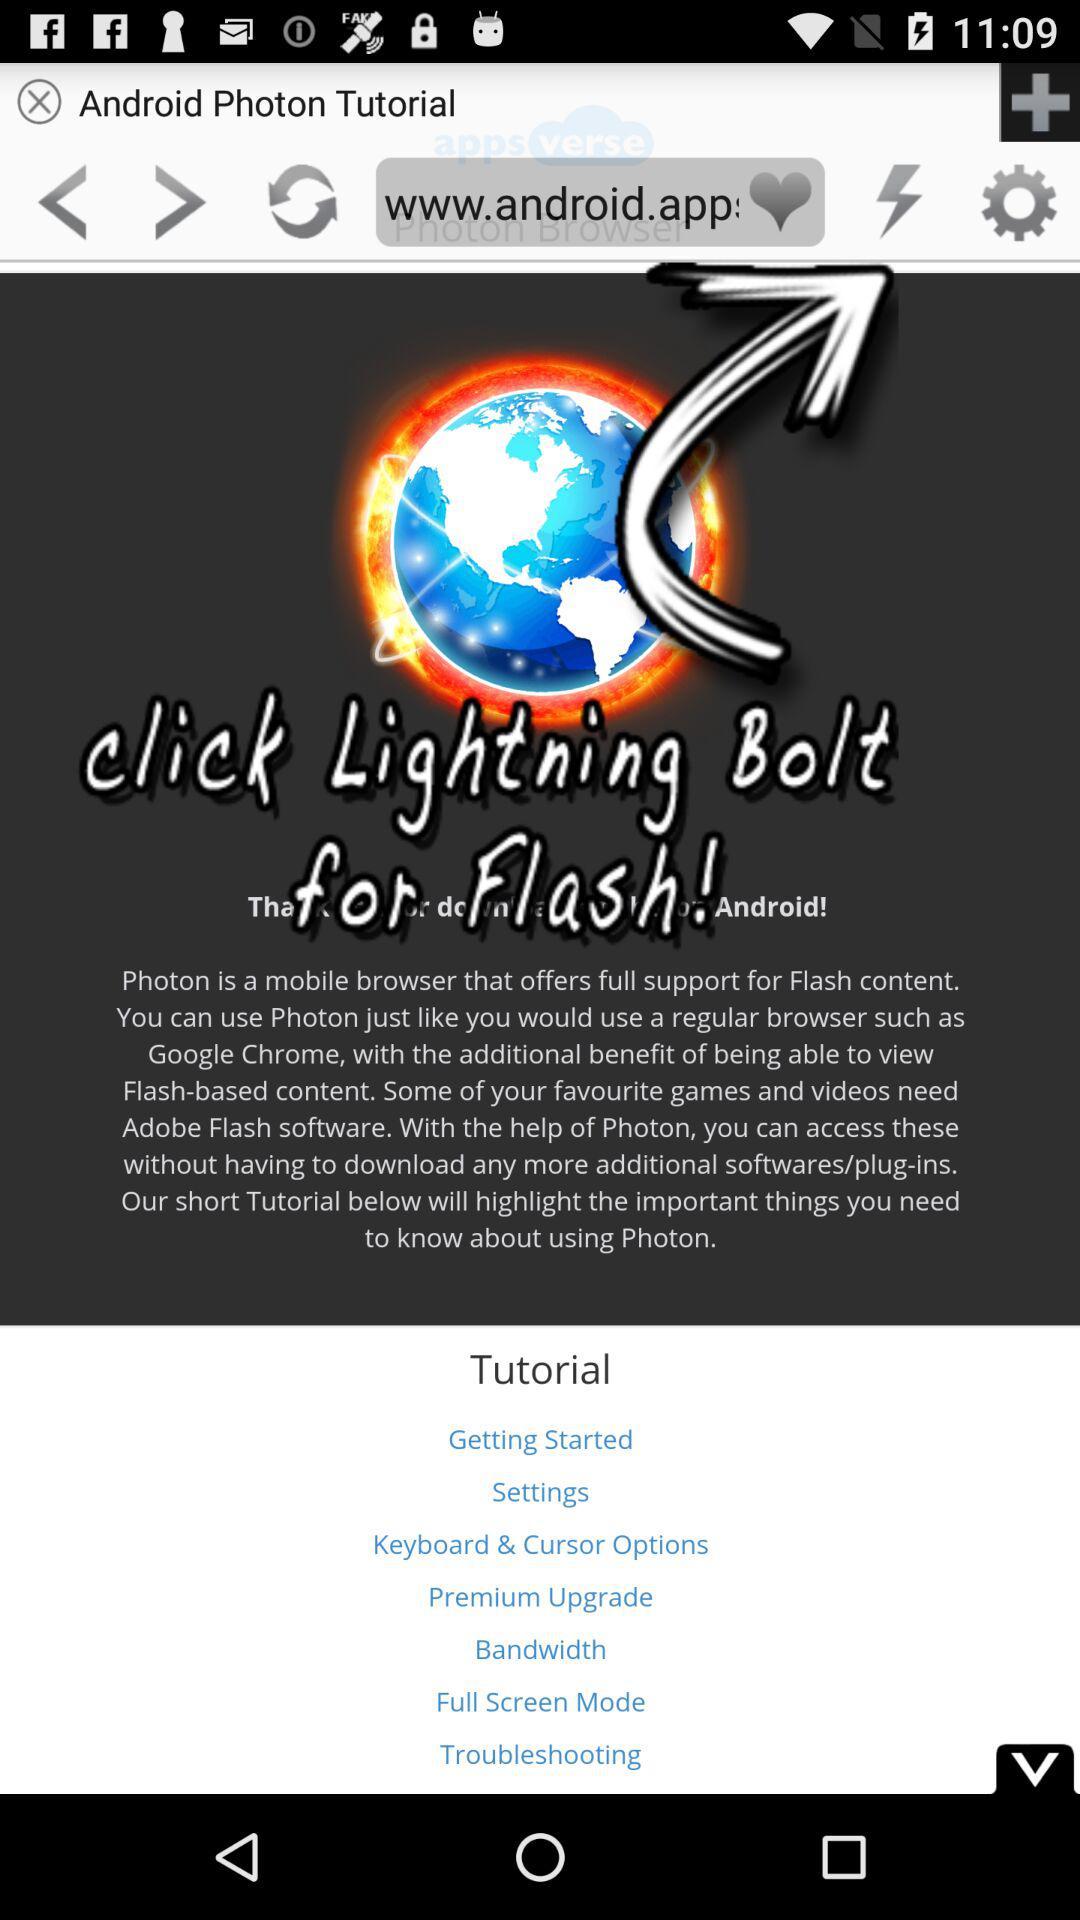 This screenshot has height=1920, width=1080. What do you see at coordinates (39, 108) in the screenshot?
I see `the close icon` at bounding box center [39, 108].